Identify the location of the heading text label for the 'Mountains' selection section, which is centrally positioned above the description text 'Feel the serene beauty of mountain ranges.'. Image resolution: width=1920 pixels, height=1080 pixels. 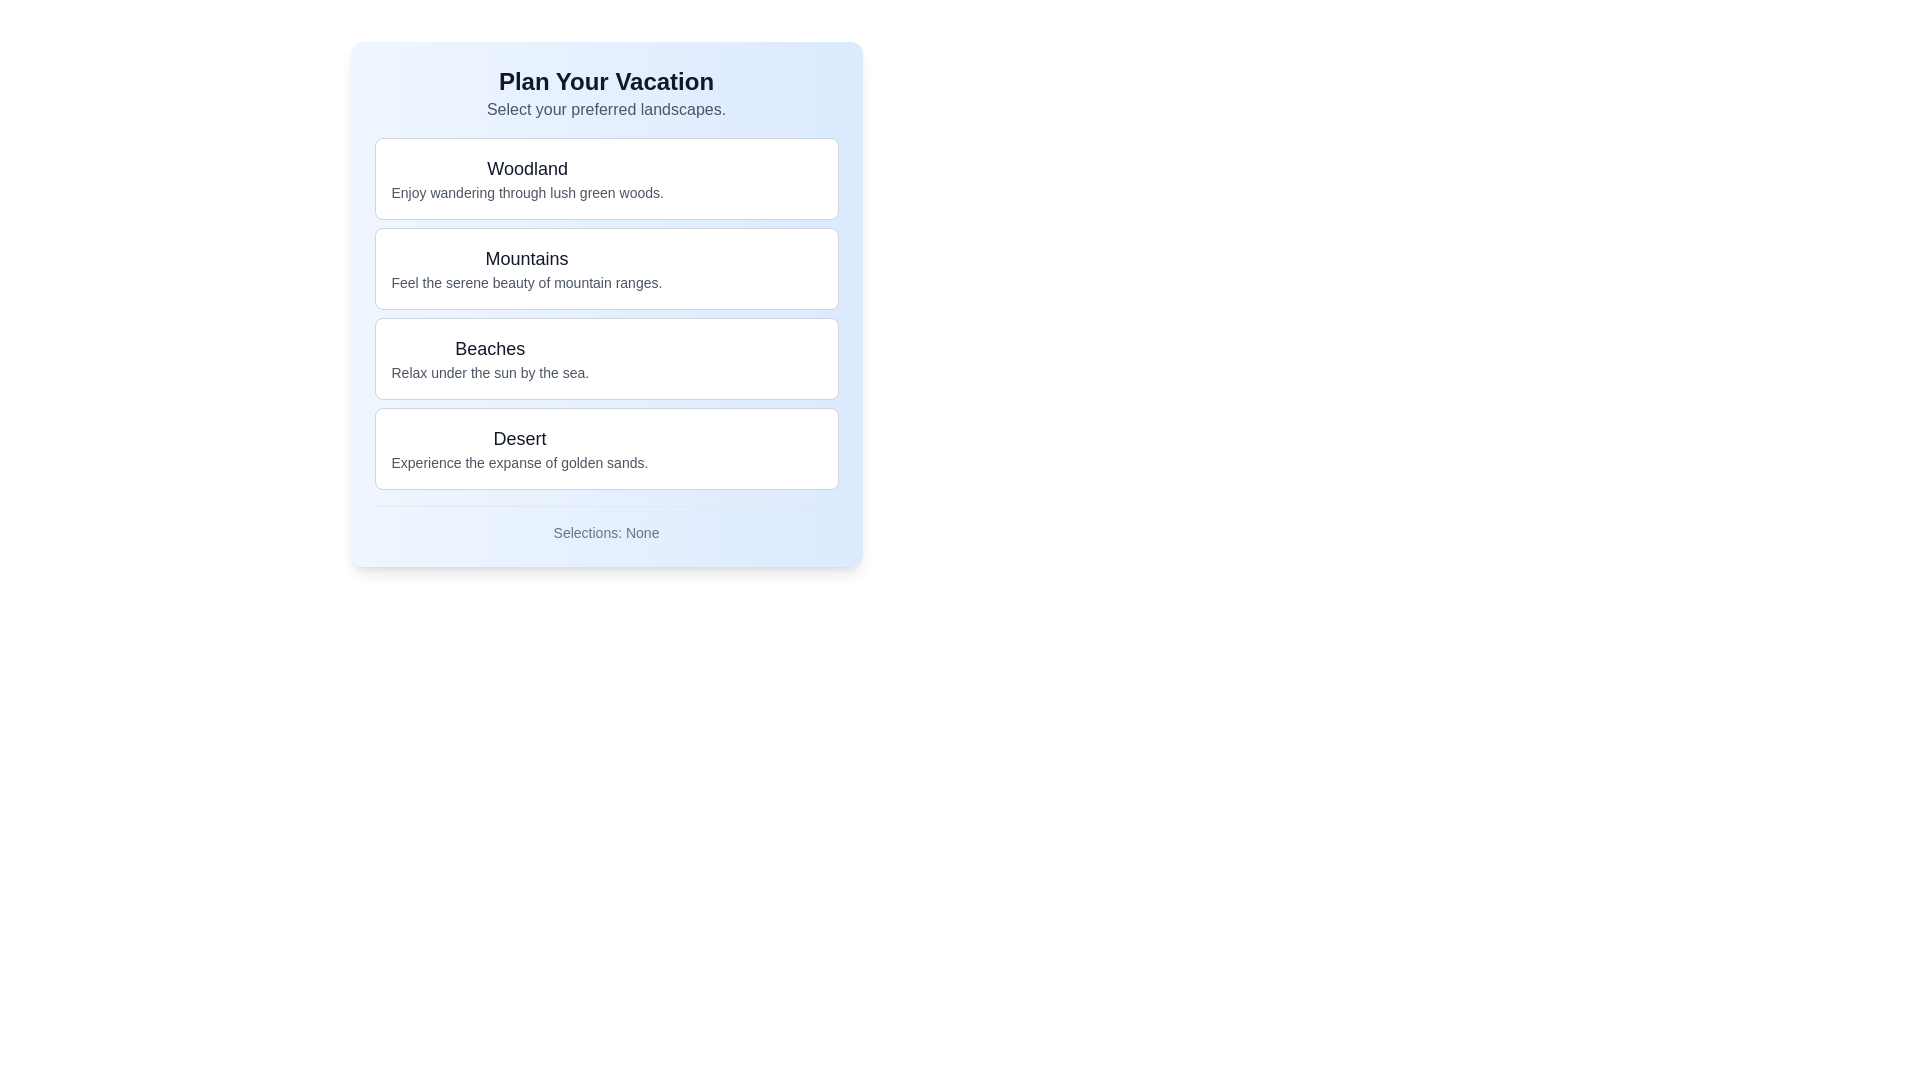
(526, 257).